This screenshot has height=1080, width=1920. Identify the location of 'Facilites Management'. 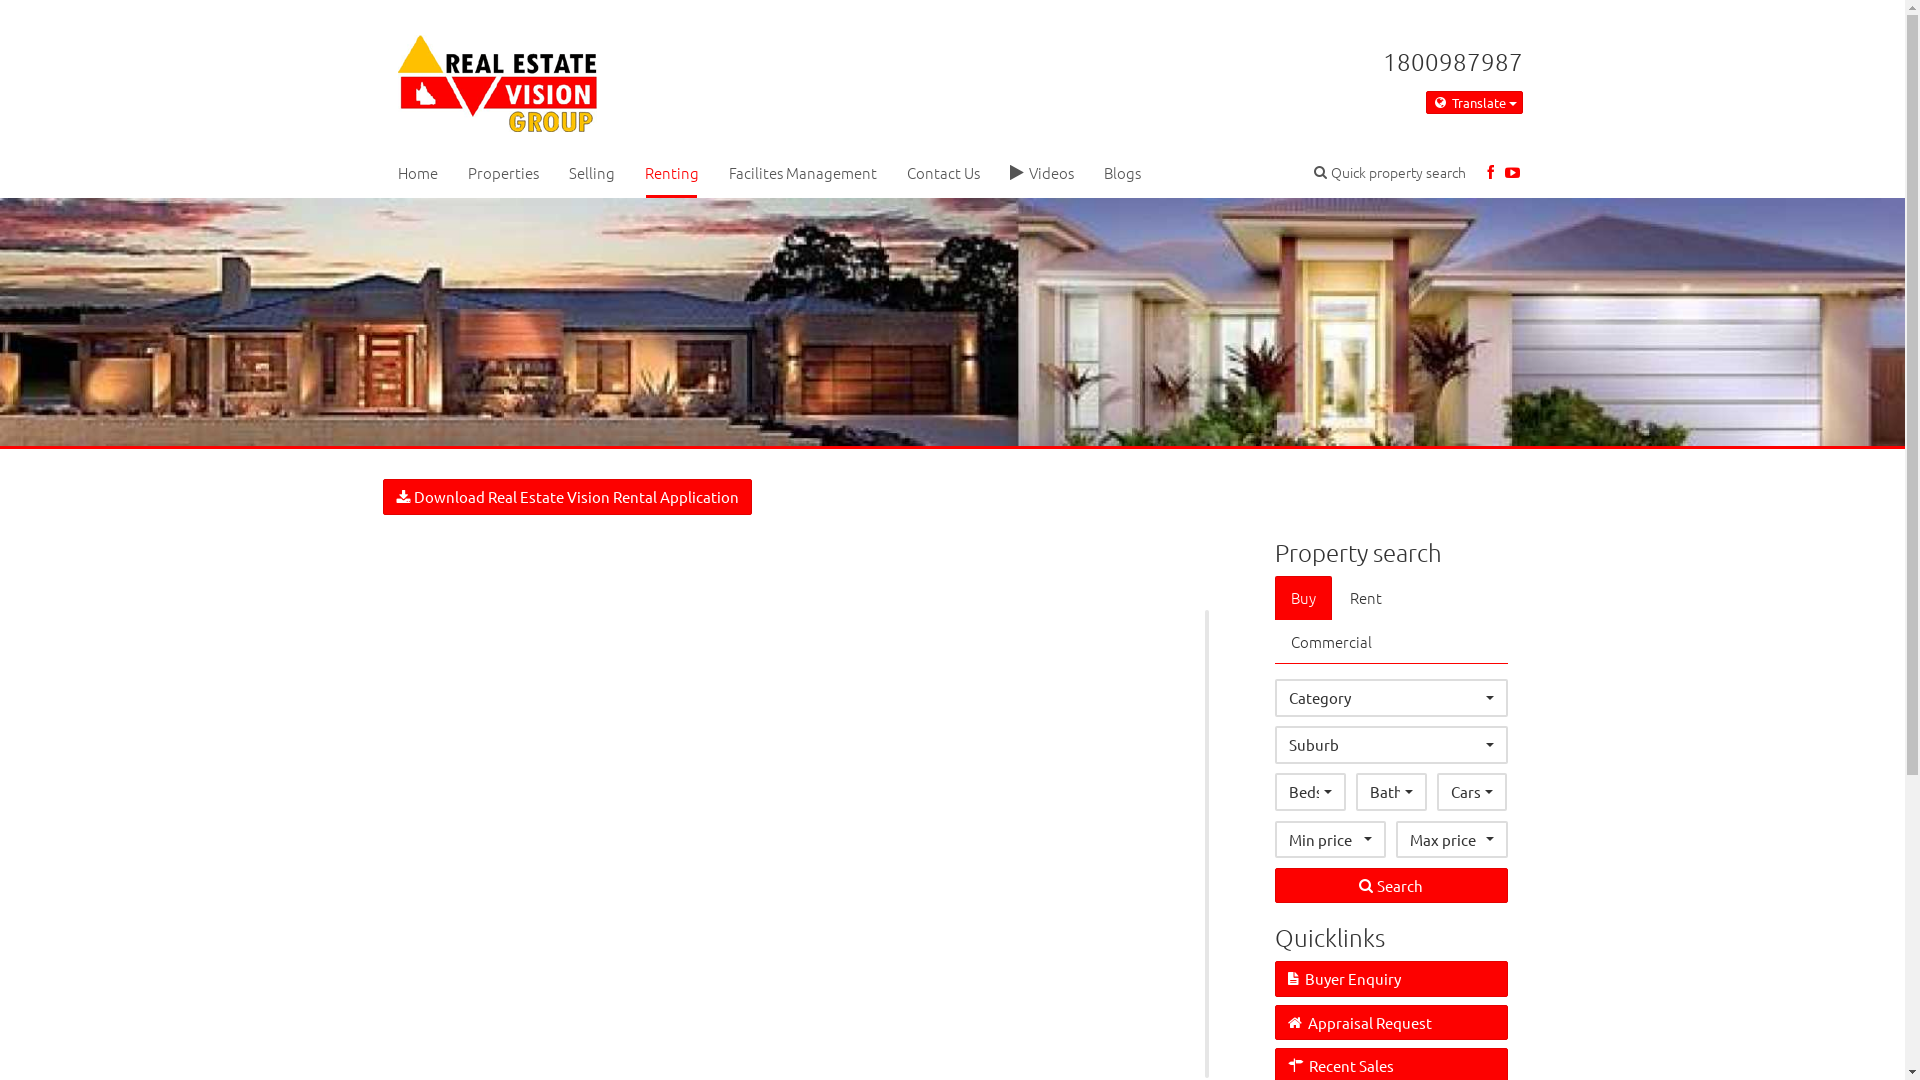
(714, 171).